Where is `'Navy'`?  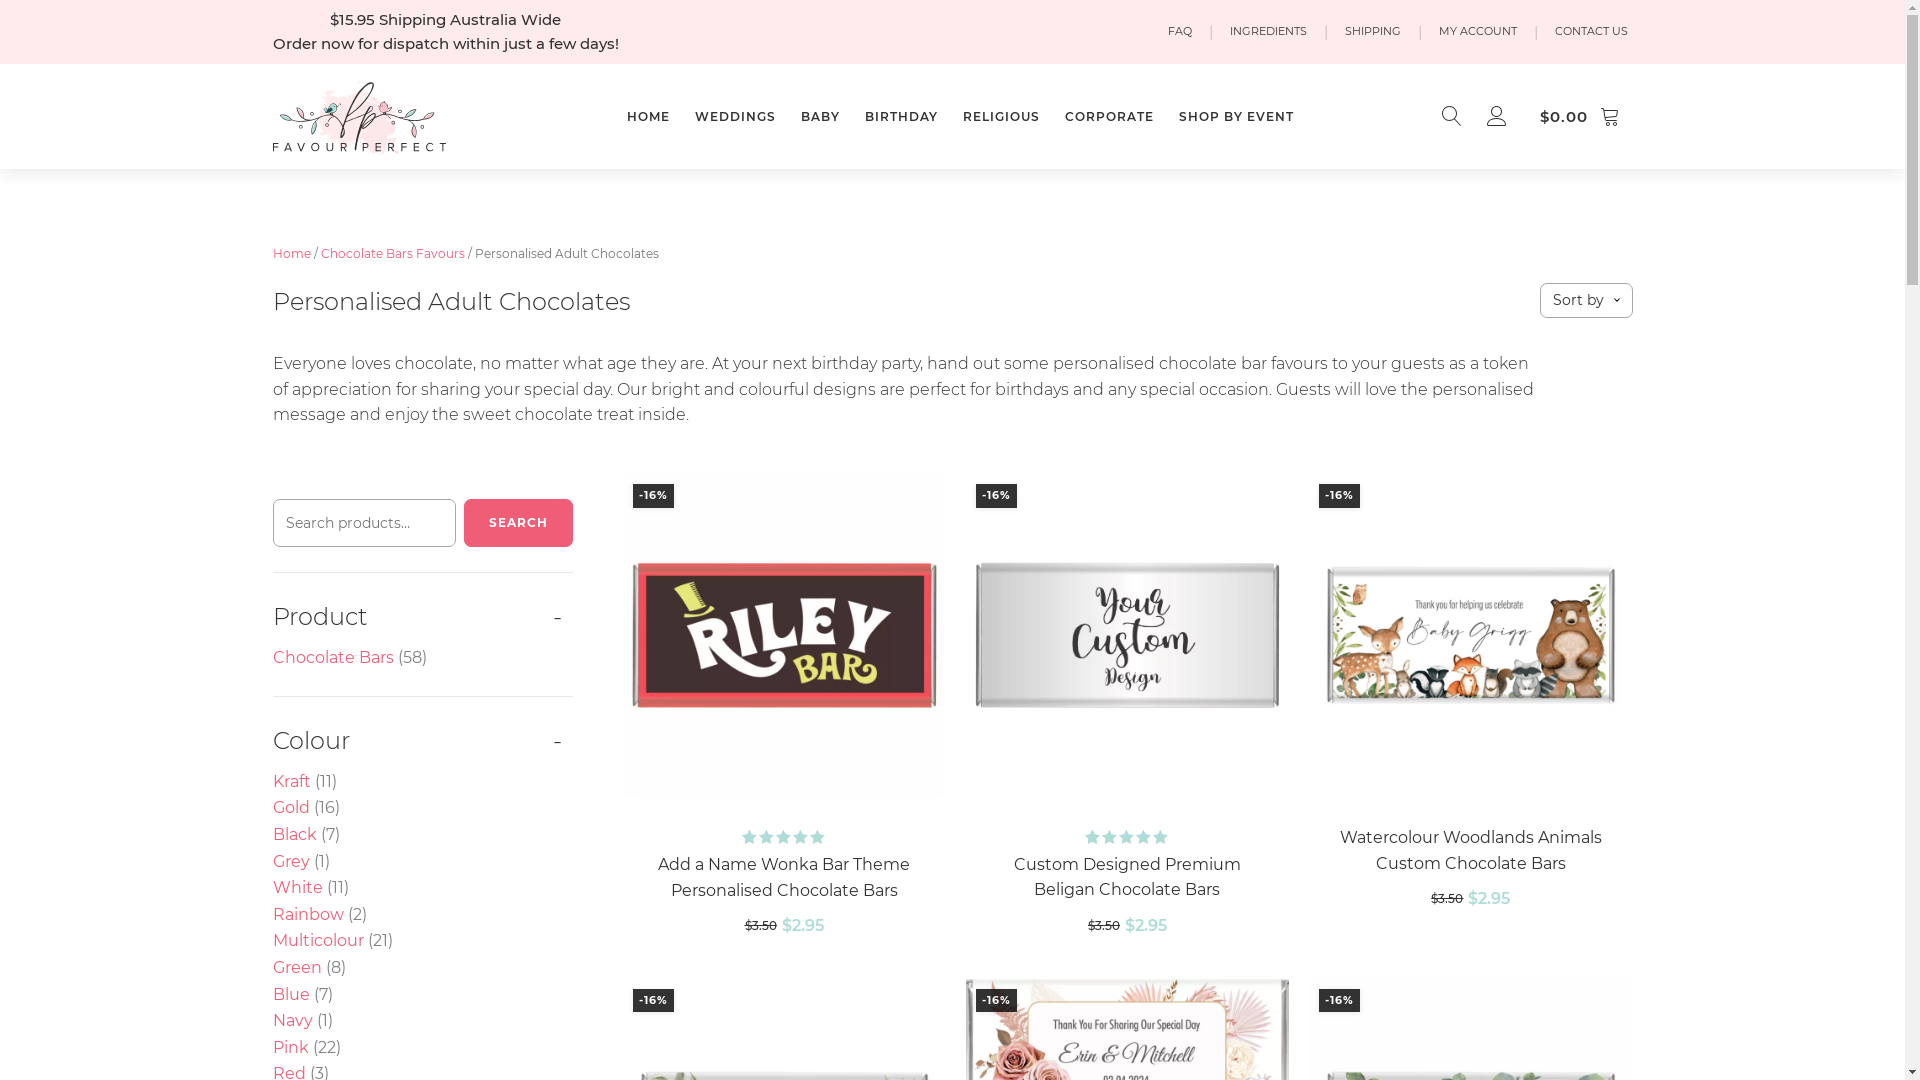
'Navy' is located at coordinates (291, 1020).